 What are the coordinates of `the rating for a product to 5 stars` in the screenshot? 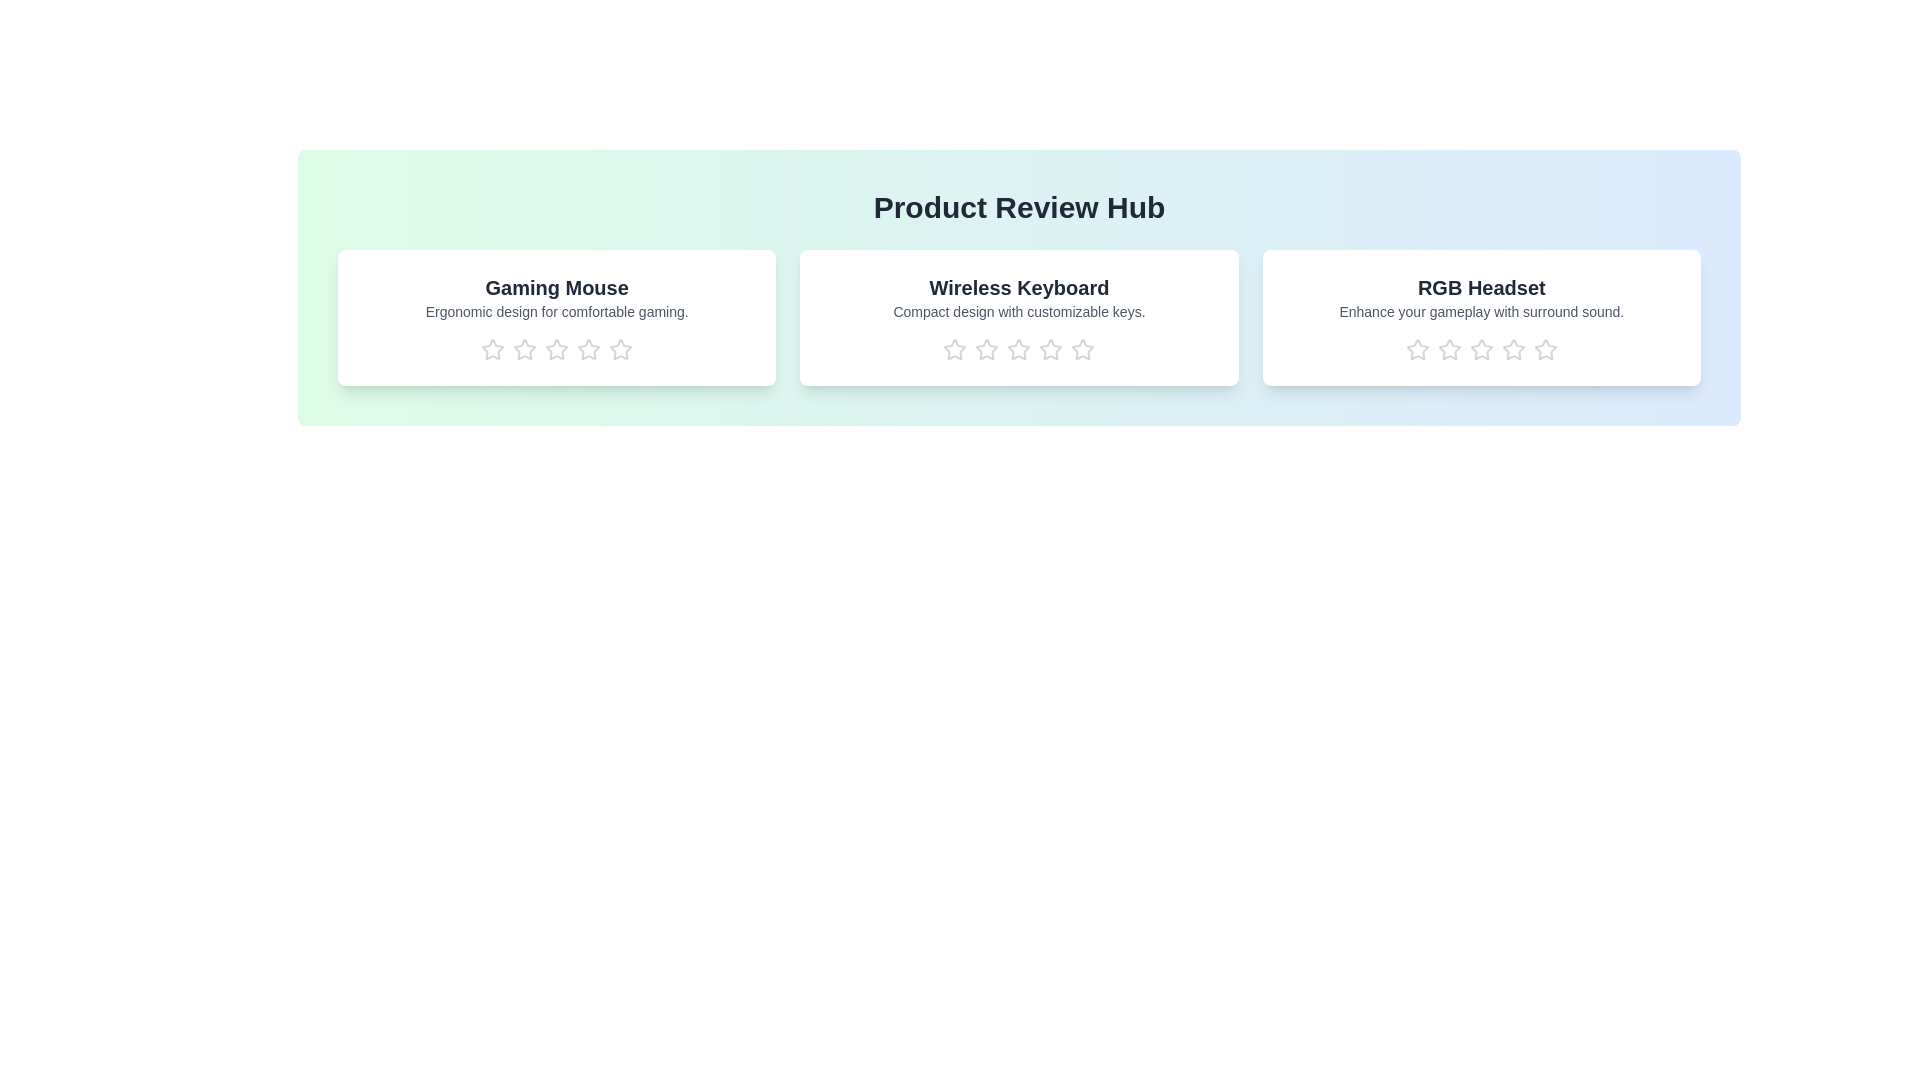 It's located at (619, 349).